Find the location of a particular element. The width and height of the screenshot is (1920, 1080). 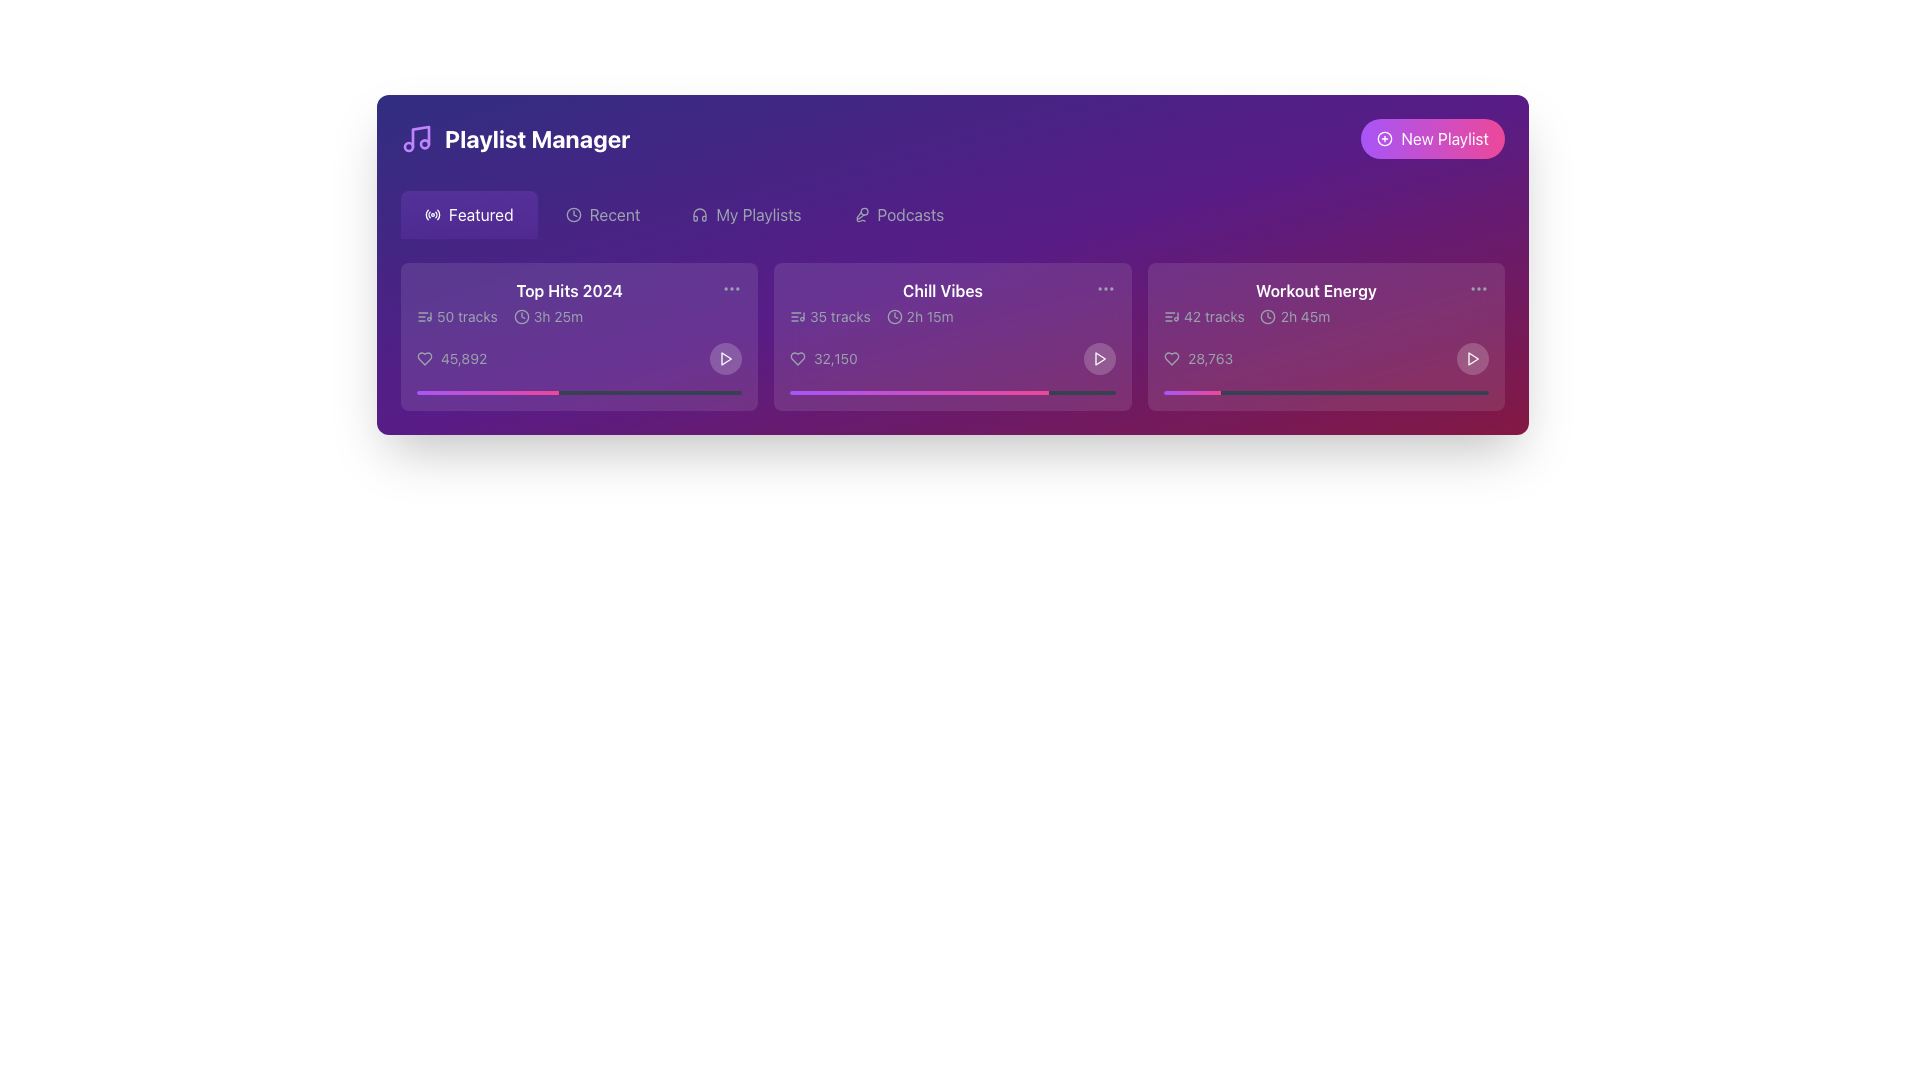

the 'Workout Energy' playlist information text label located in the third card from the left within the 'Playlist Manager' interface, positioned towards the top-right corner of its card is located at coordinates (1316, 303).